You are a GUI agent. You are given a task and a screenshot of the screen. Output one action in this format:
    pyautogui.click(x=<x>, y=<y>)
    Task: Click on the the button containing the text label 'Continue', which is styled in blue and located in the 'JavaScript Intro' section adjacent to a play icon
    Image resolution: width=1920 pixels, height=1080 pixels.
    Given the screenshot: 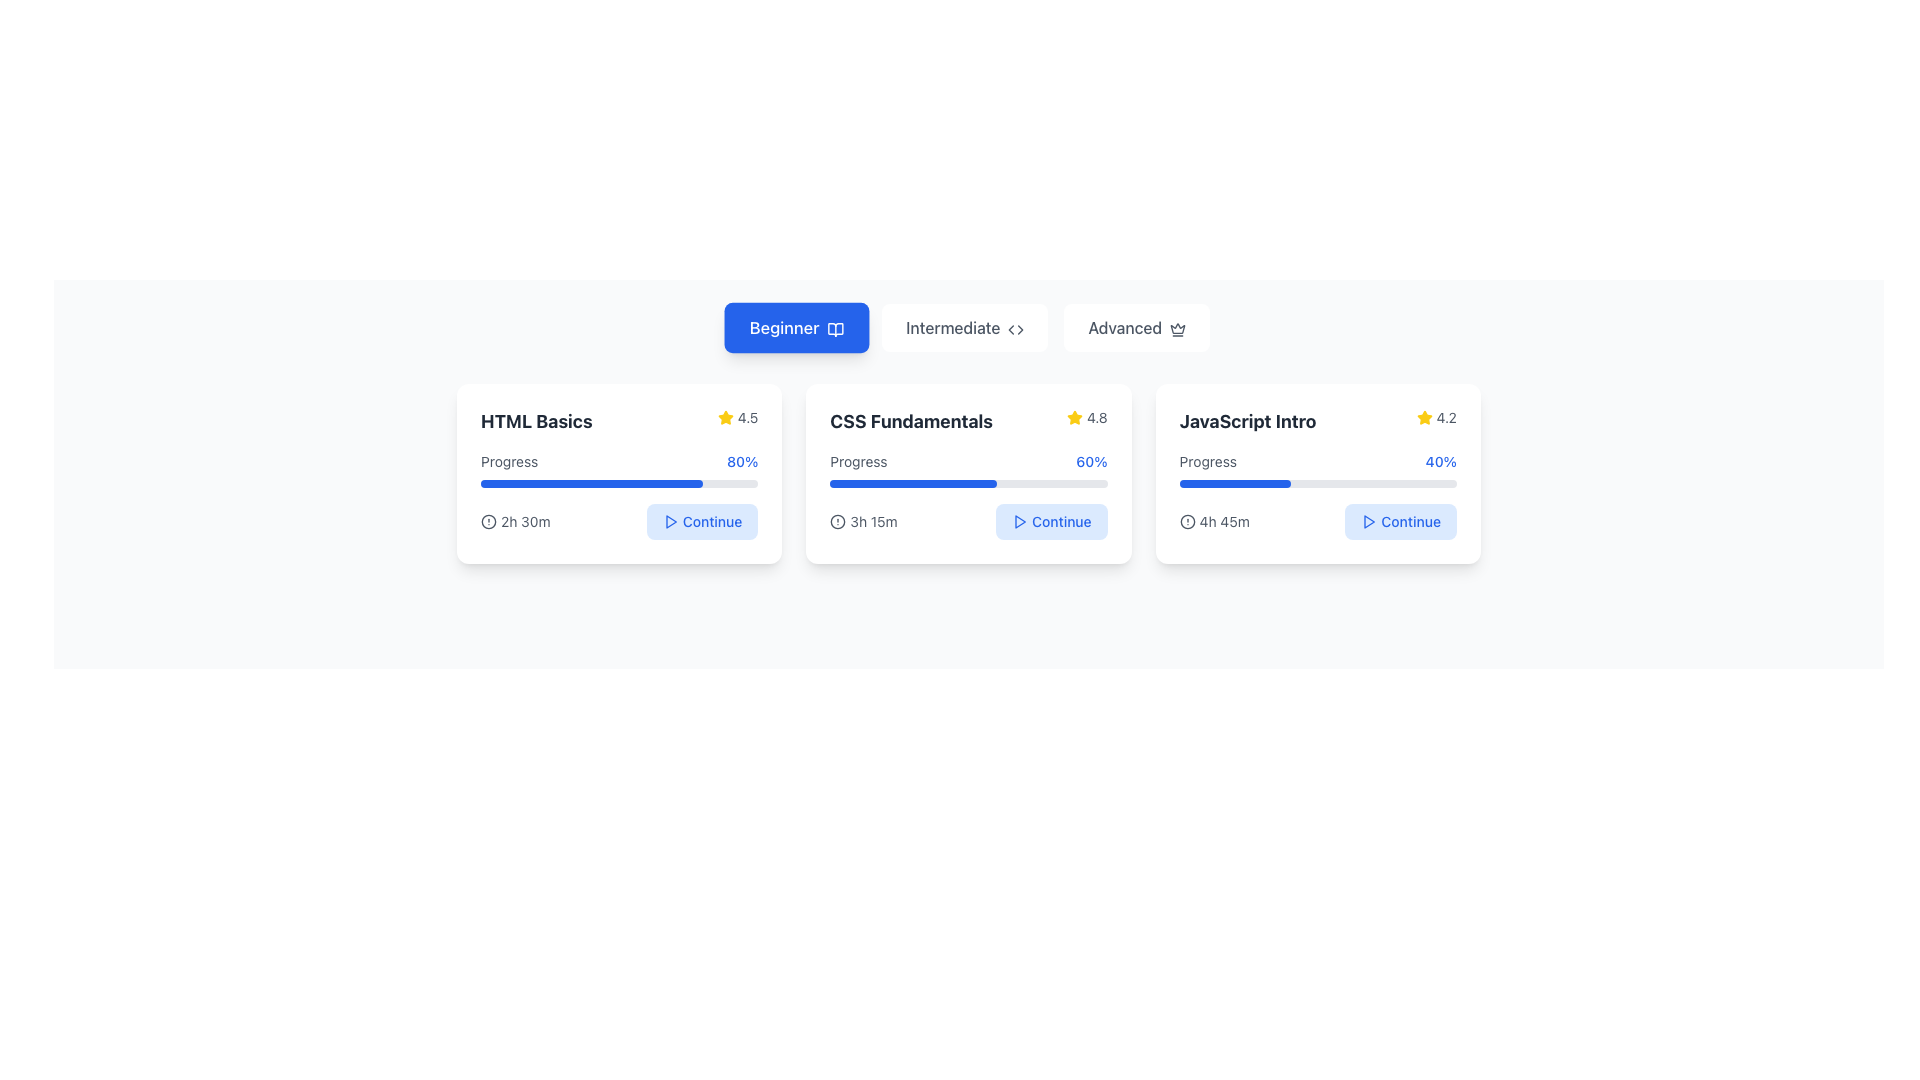 What is the action you would take?
    pyautogui.click(x=1410, y=520)
    